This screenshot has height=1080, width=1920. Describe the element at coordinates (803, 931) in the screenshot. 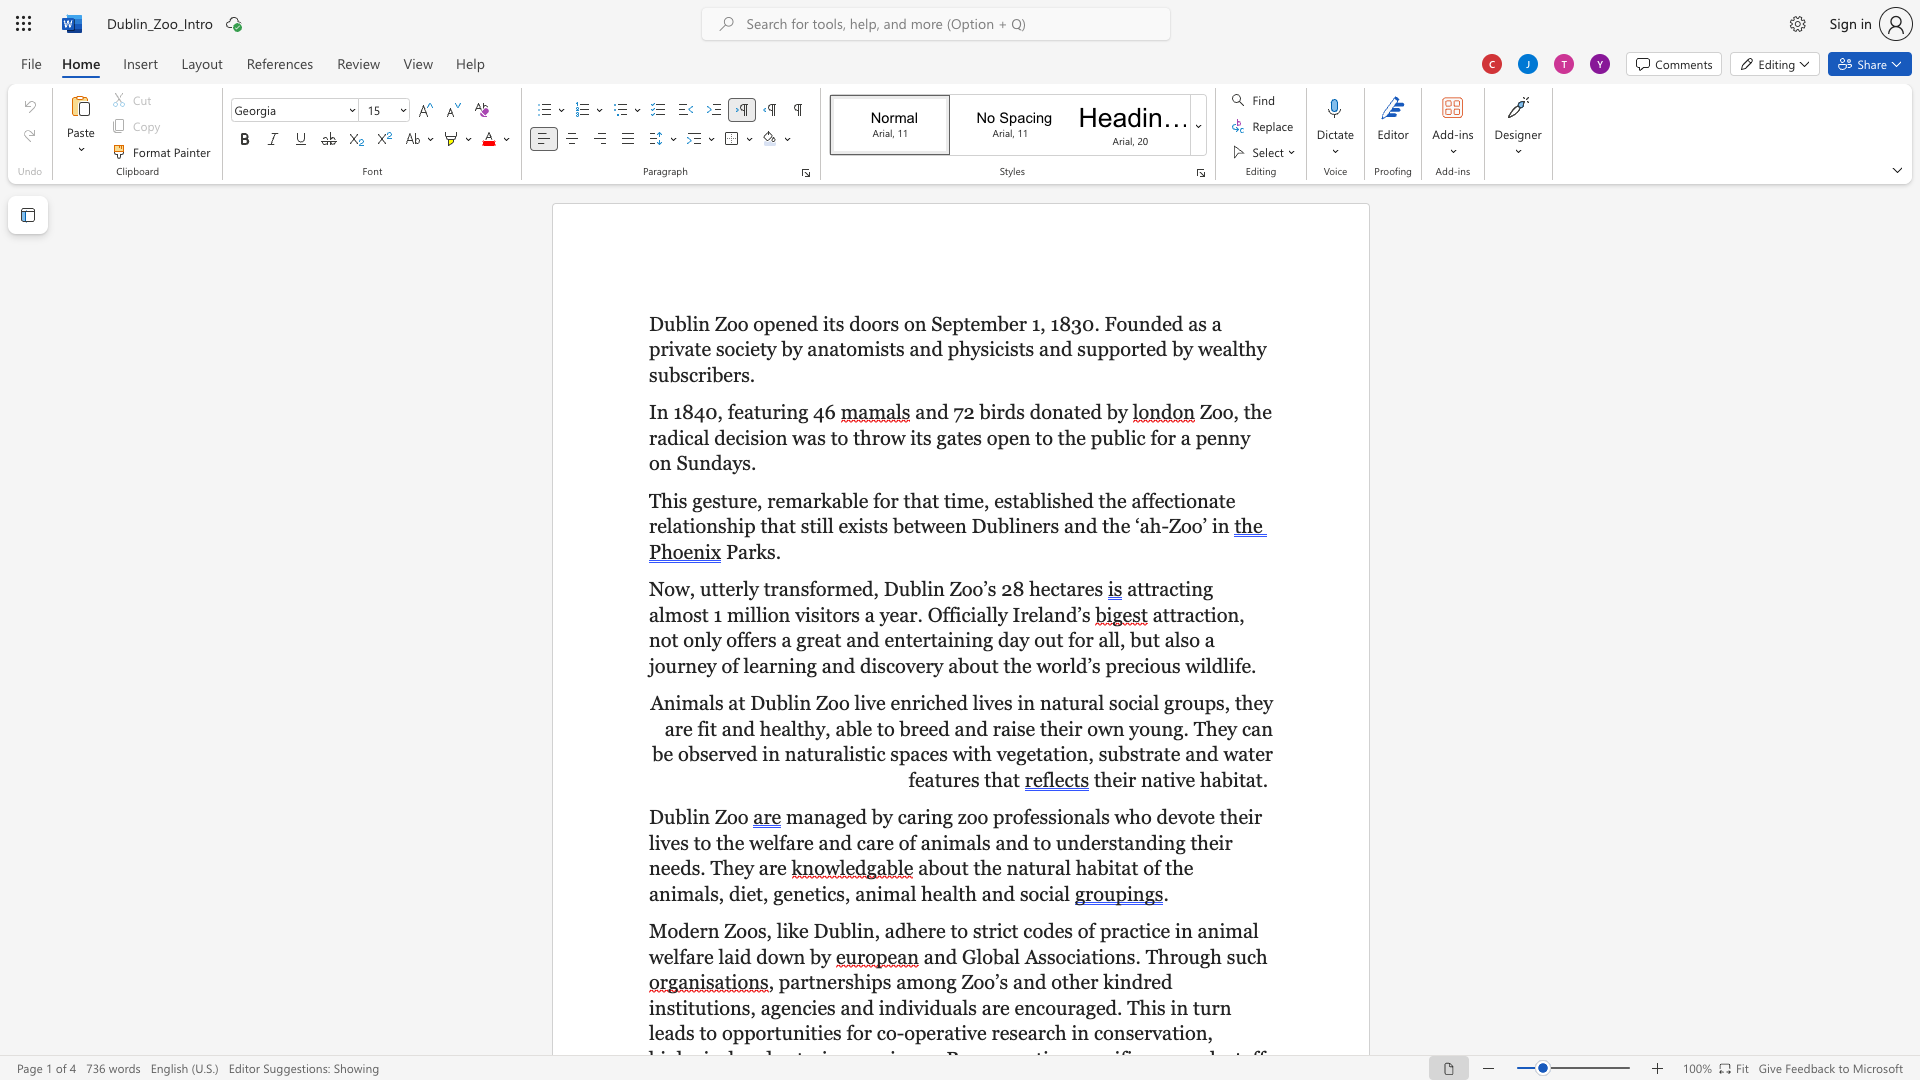

I see `the 2th character "e" in the text` at that location.